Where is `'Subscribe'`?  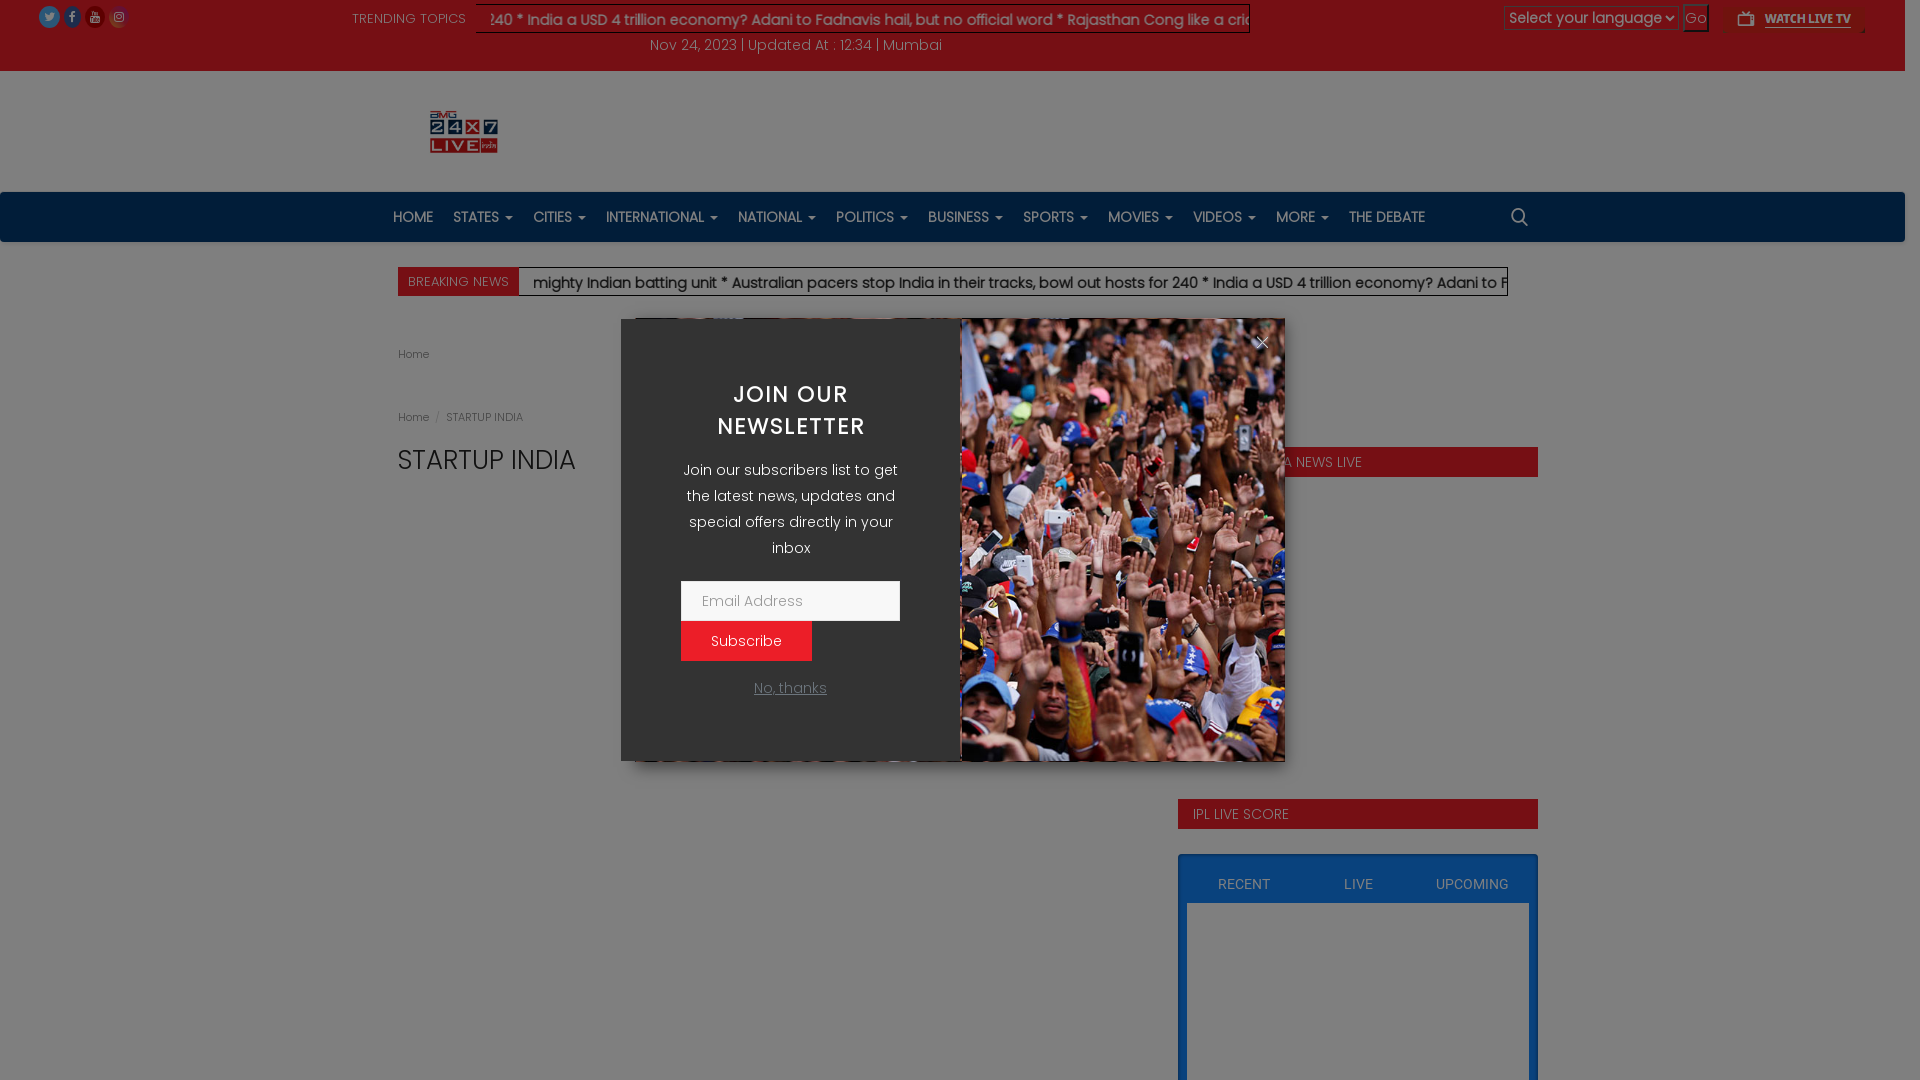 'Subscribe' is located at coordinates (745, 640).